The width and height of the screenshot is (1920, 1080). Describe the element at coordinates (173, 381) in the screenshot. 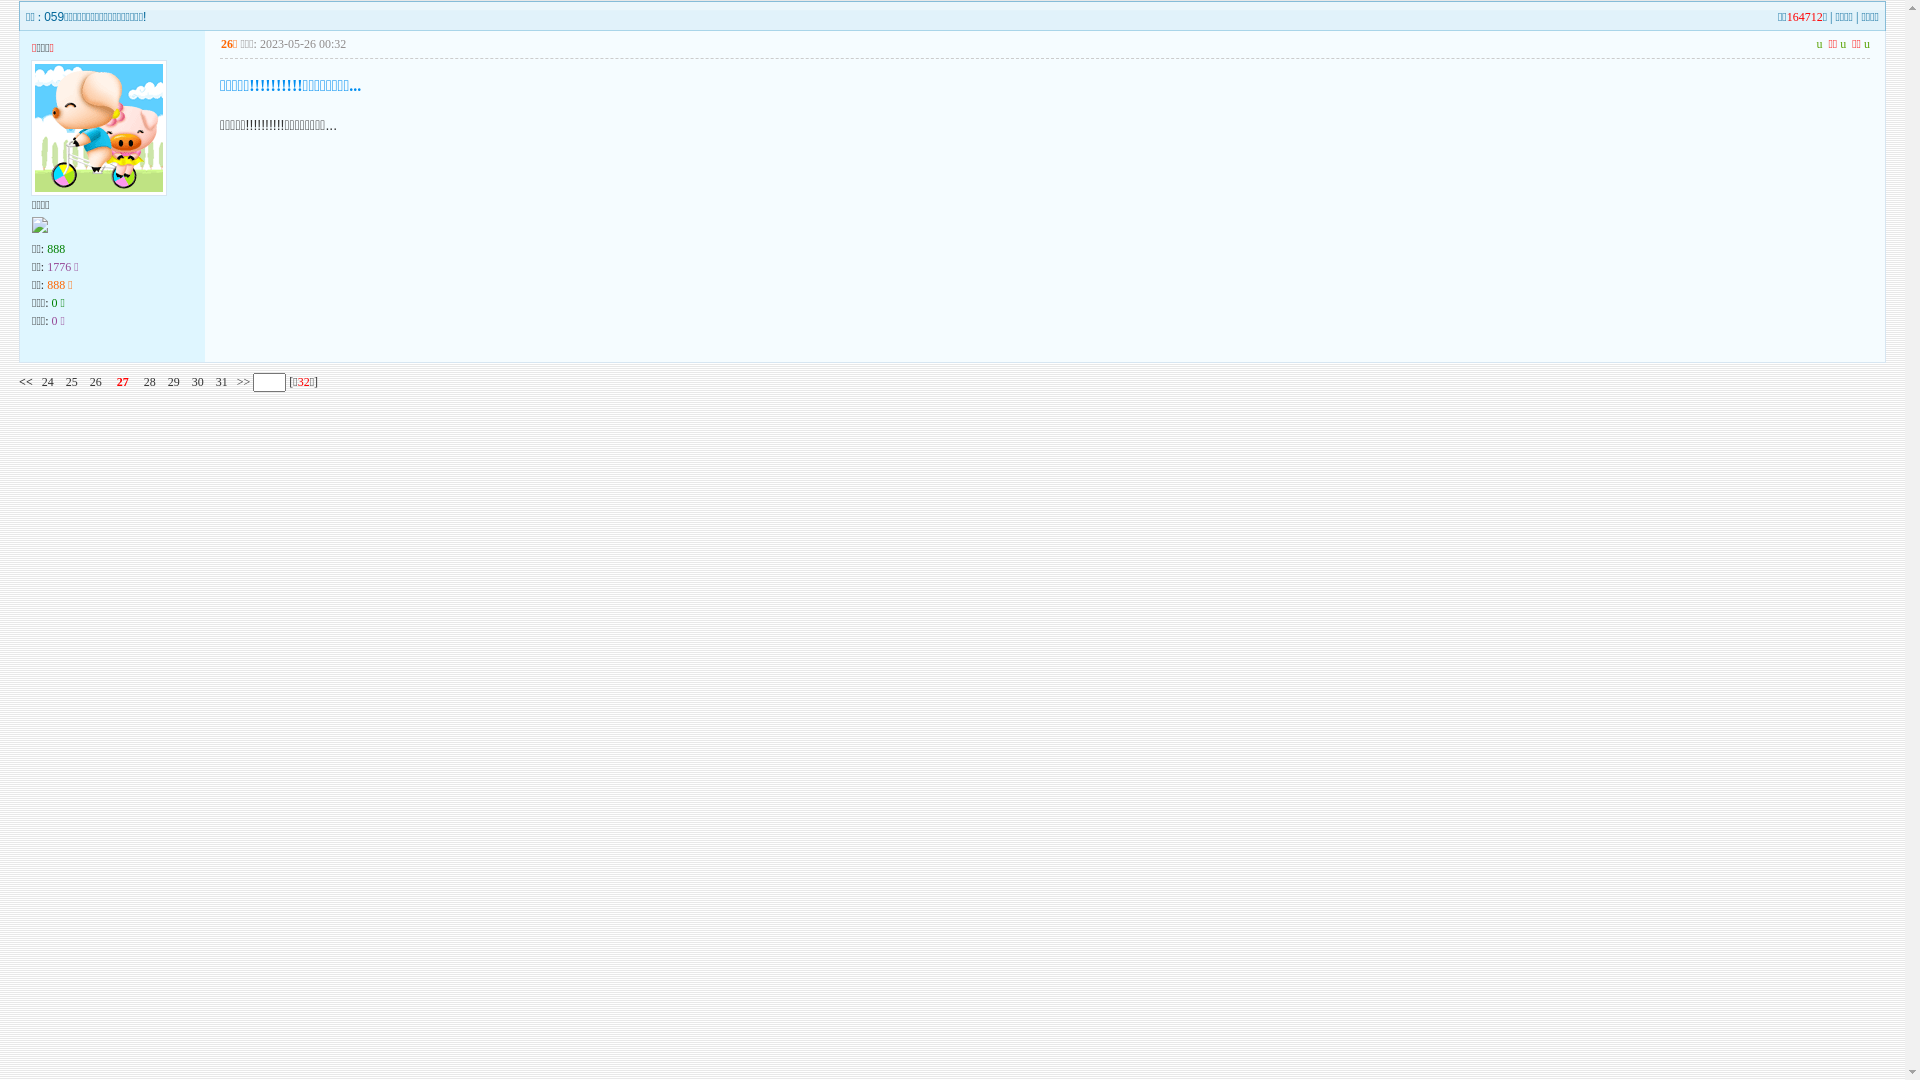

I see `'29'` at that location.